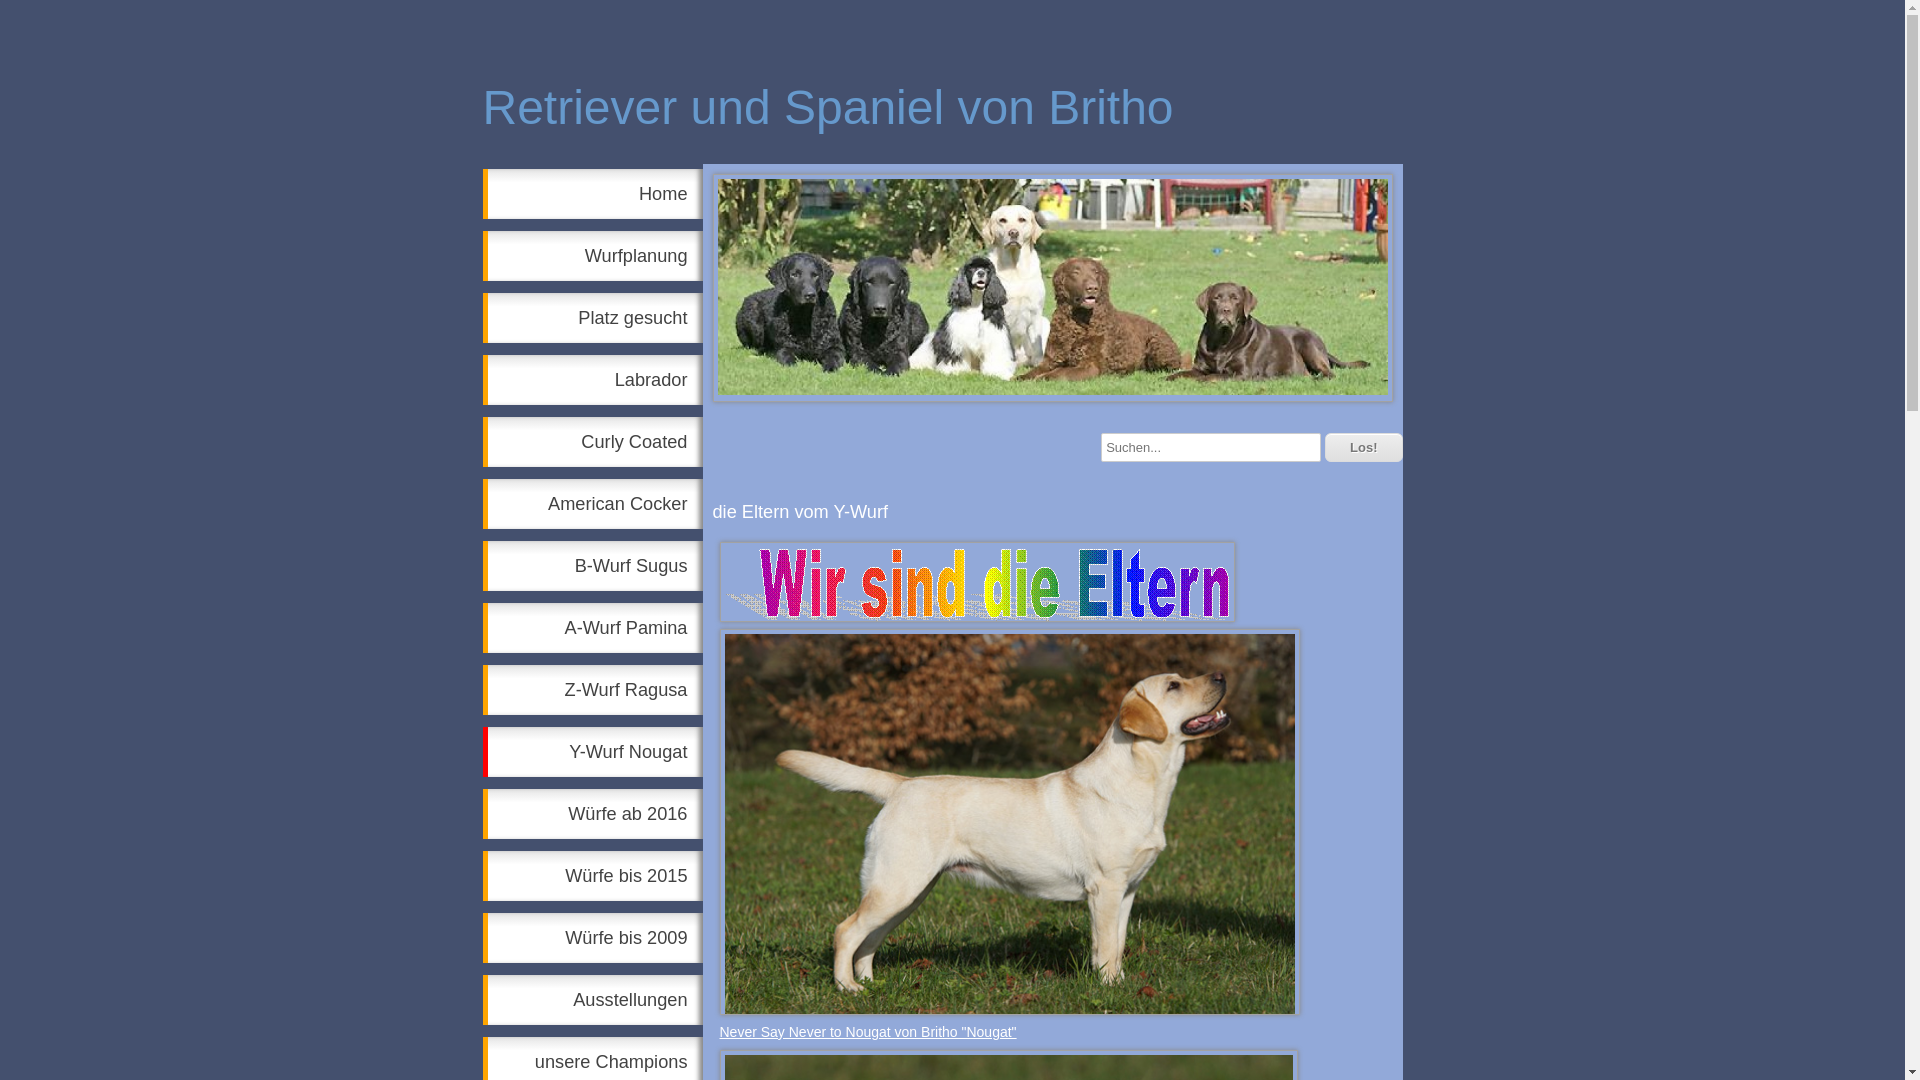 The height and width of the screenshot is (1080, 1920). I want to click on 'Z-Wurf Ragusa', so click(590, 689).